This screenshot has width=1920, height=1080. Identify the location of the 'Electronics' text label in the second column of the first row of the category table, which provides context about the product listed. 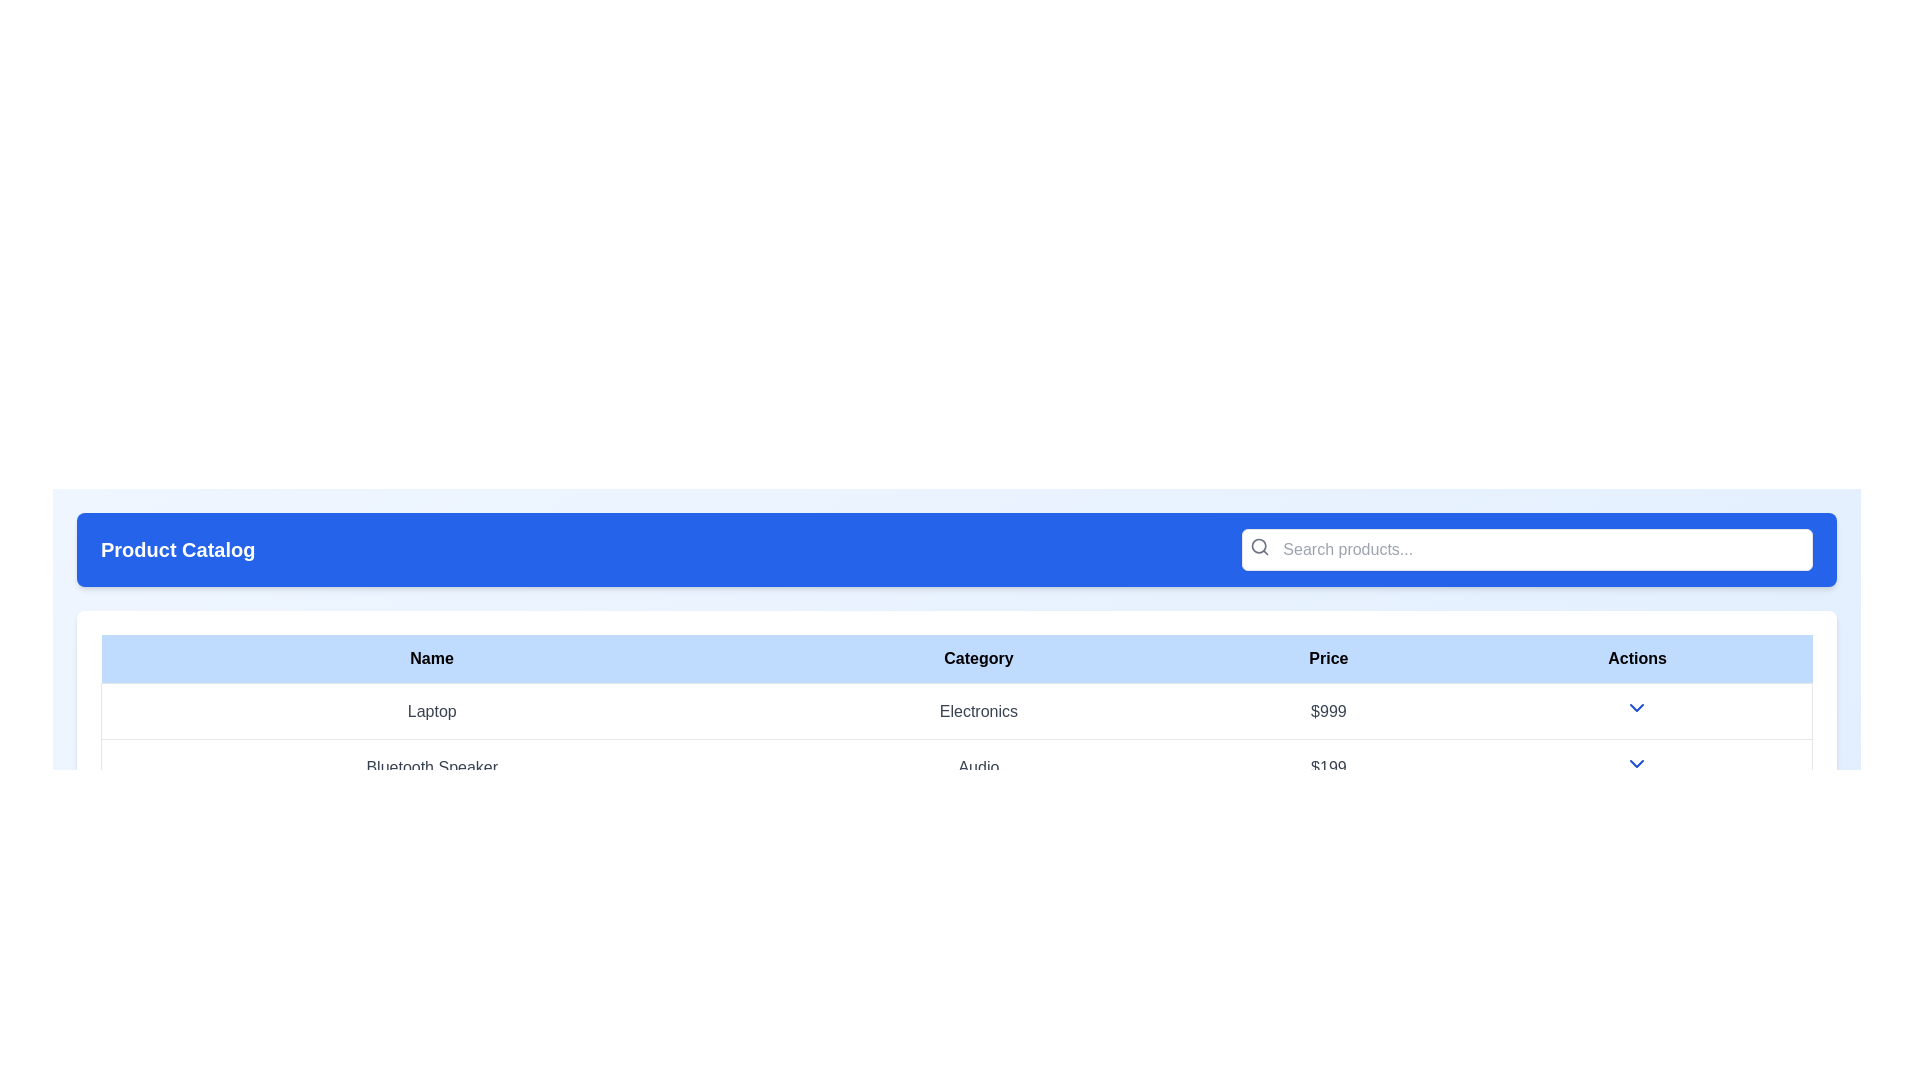
(955, 710).